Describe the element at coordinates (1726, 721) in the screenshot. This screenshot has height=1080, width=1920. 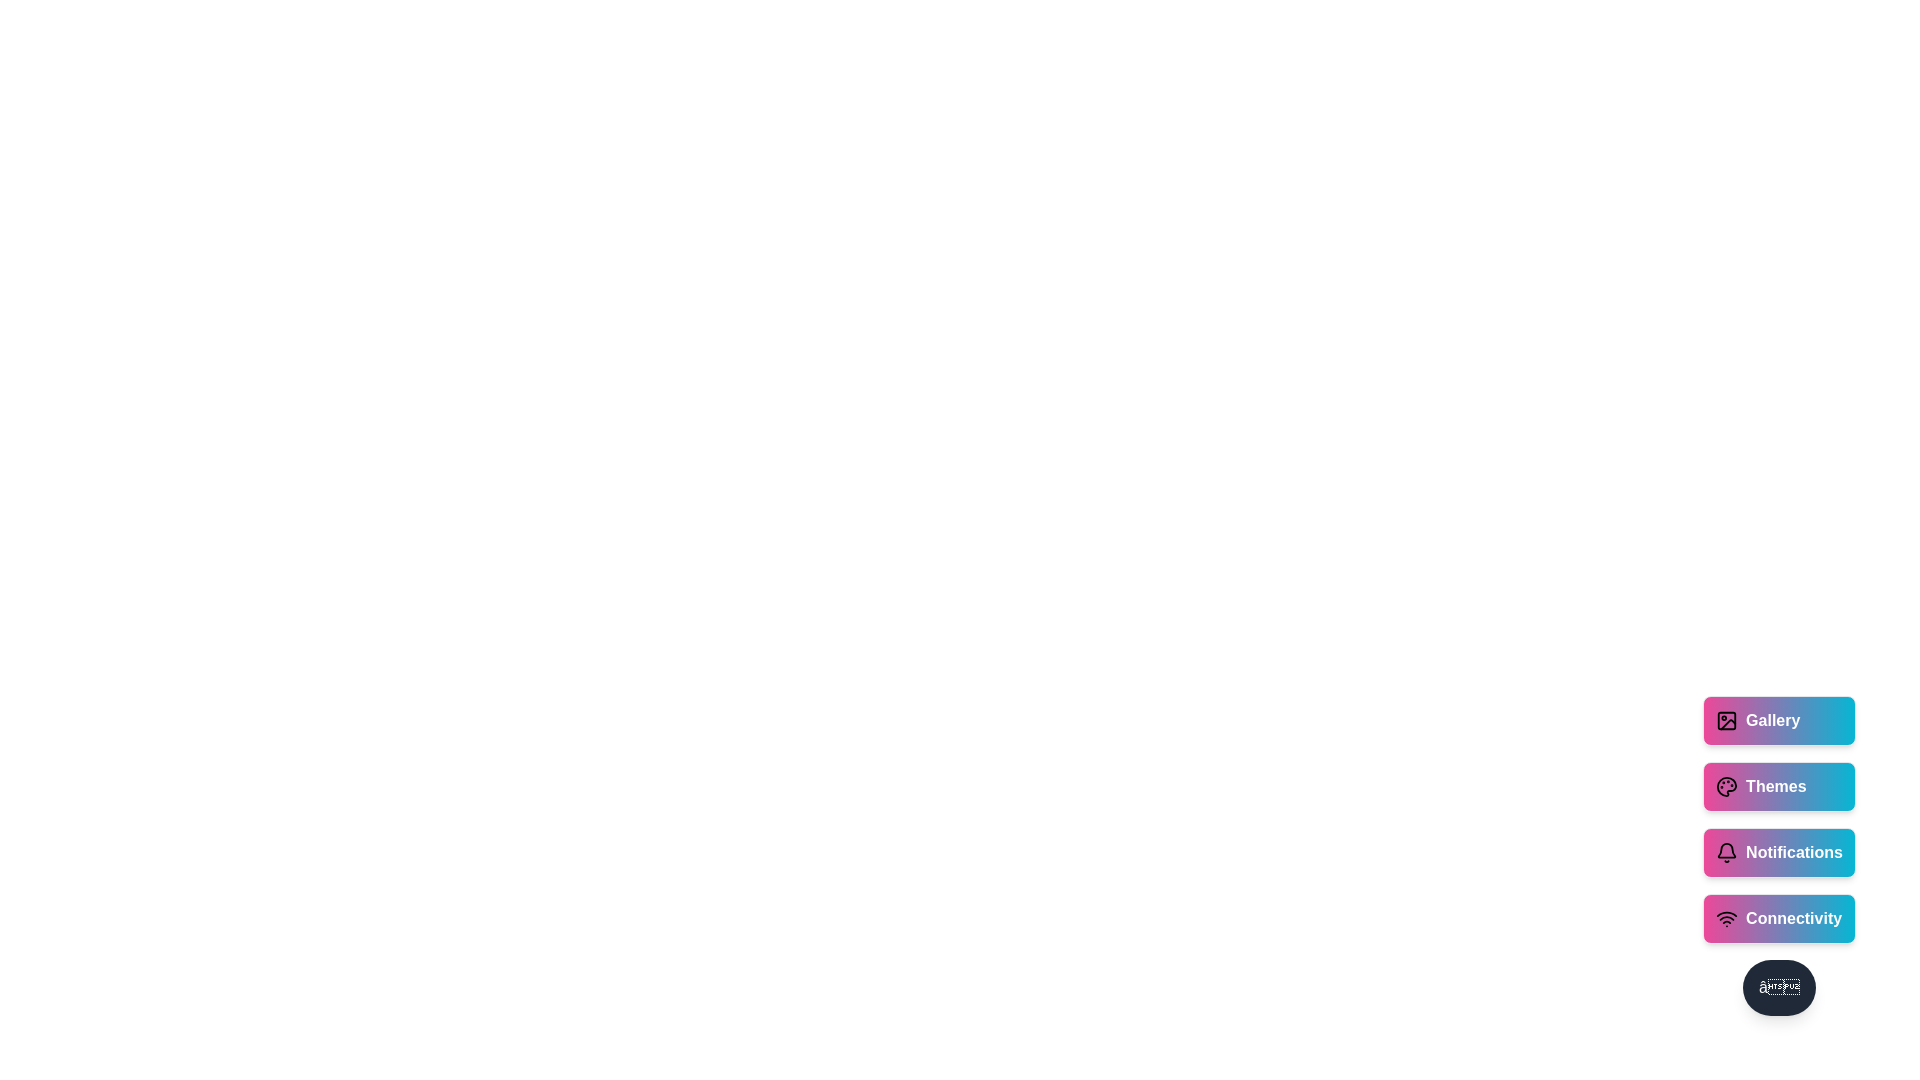
I see `the decorative background component of the gallery icon, which is a small rounded rectangular shape in light pink color, located within the SVG icon on the pink and blue gradient button labeled 'Gallery'` at that location.